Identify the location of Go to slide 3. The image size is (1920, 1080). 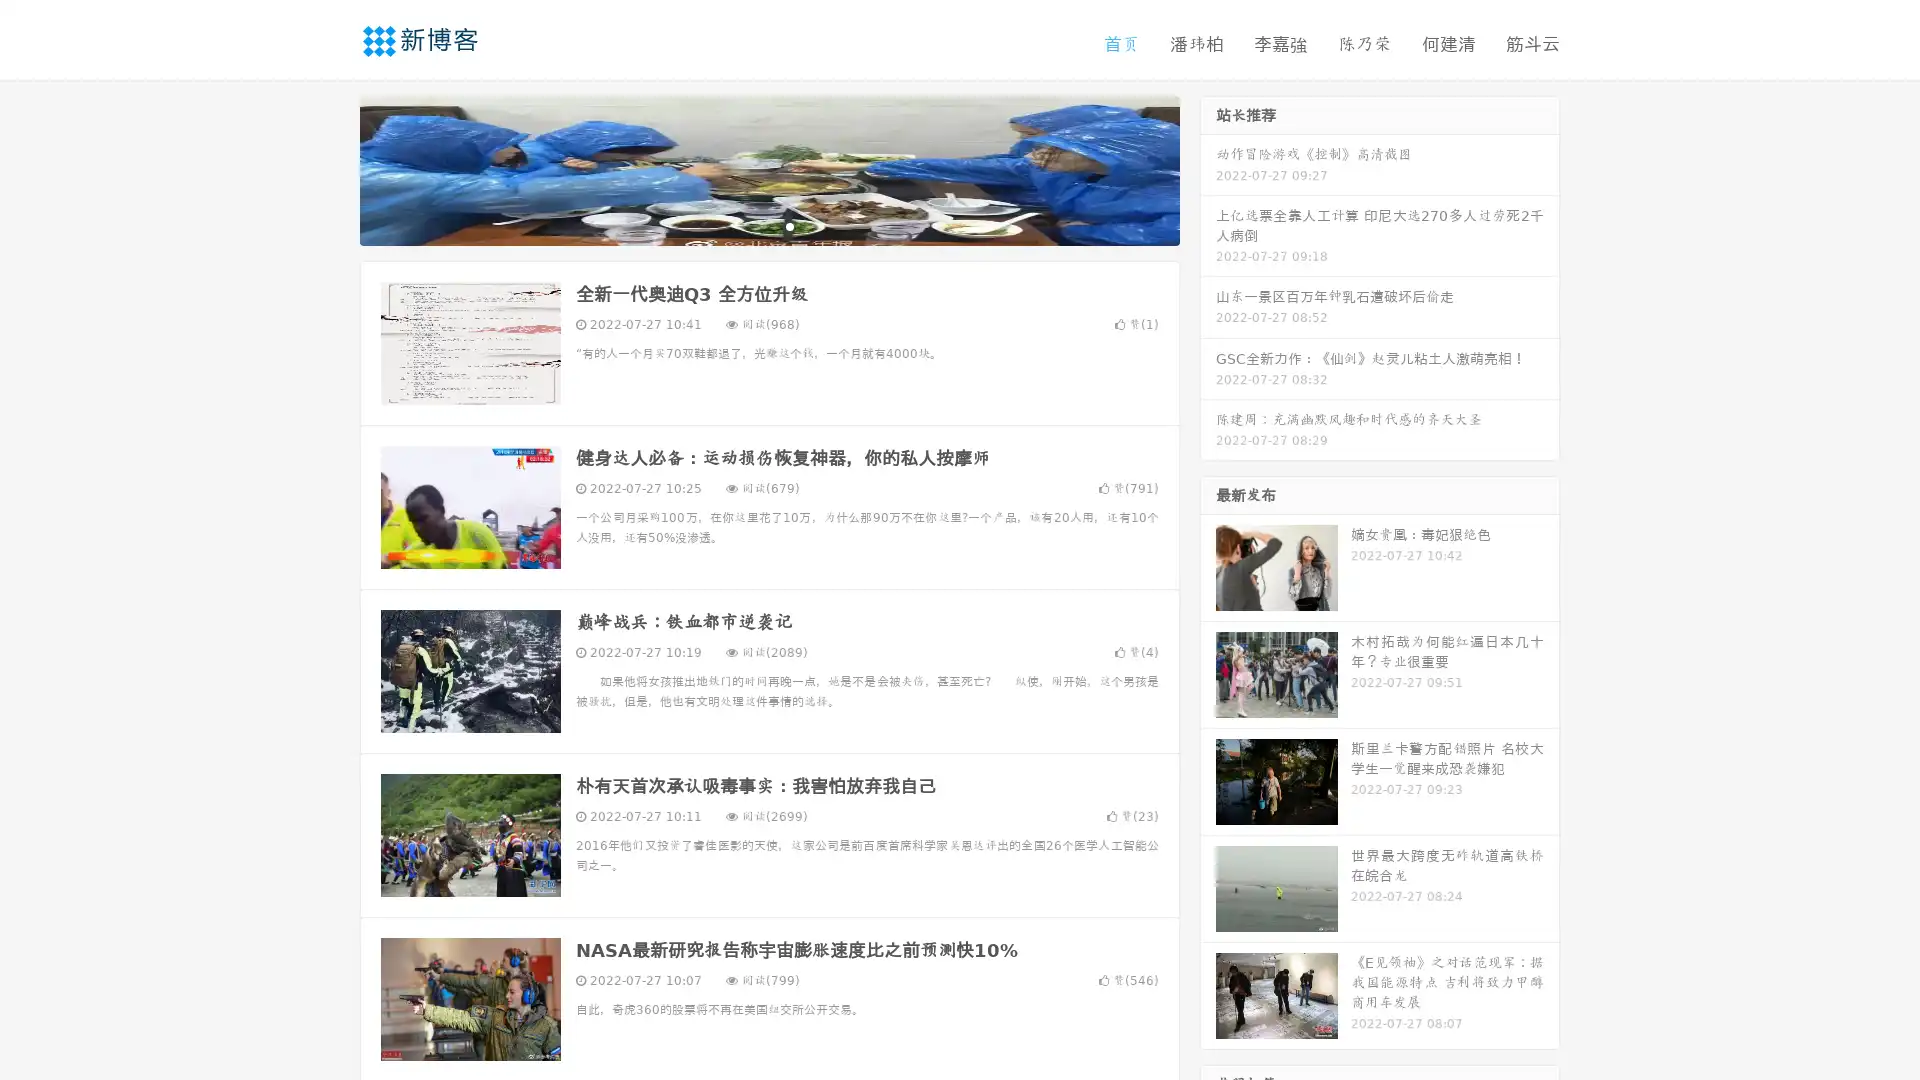
(789, 225).